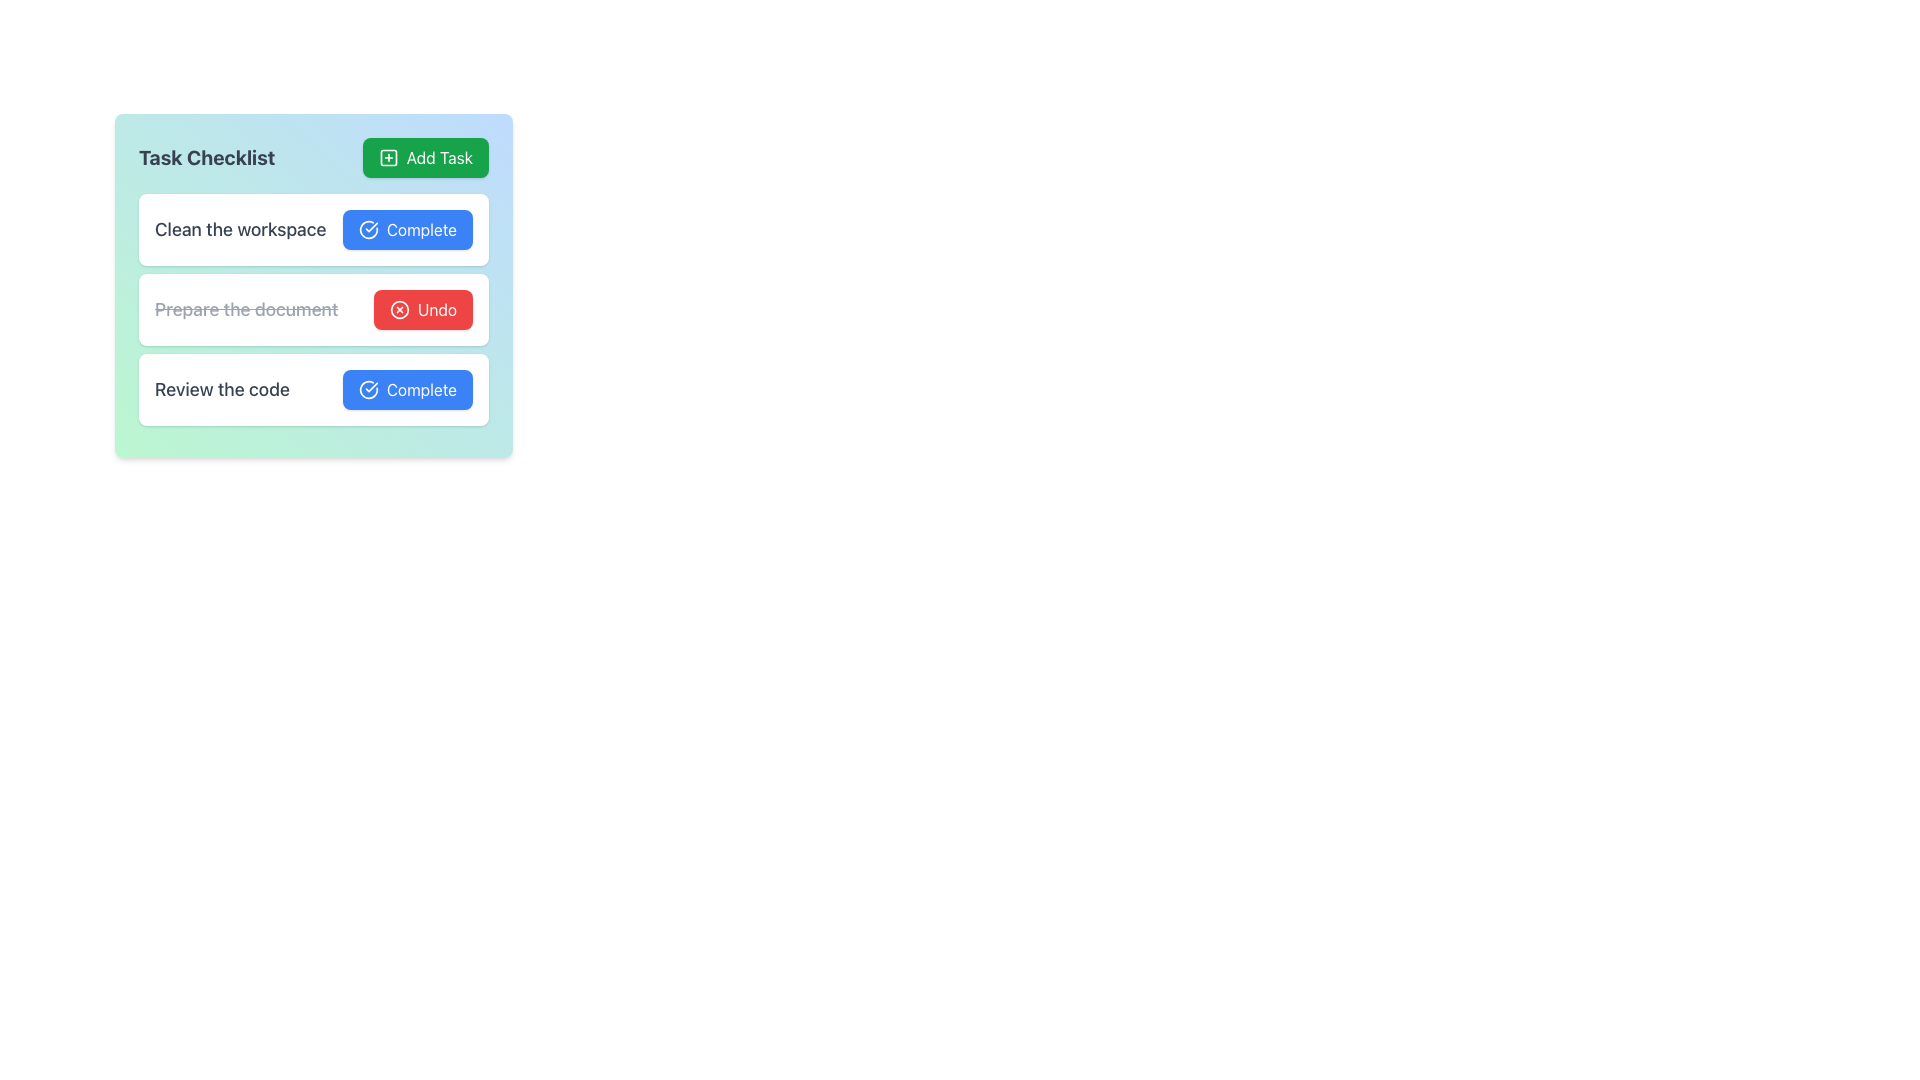 The image size is (1920, 1080). What do you see at coordinates (368, 389) in the screenshot?
I see `the 'Complete' button icon, which is located on the left side of the button text 'Complete' at the bottom of the task list` at bounding box center [368, 389].